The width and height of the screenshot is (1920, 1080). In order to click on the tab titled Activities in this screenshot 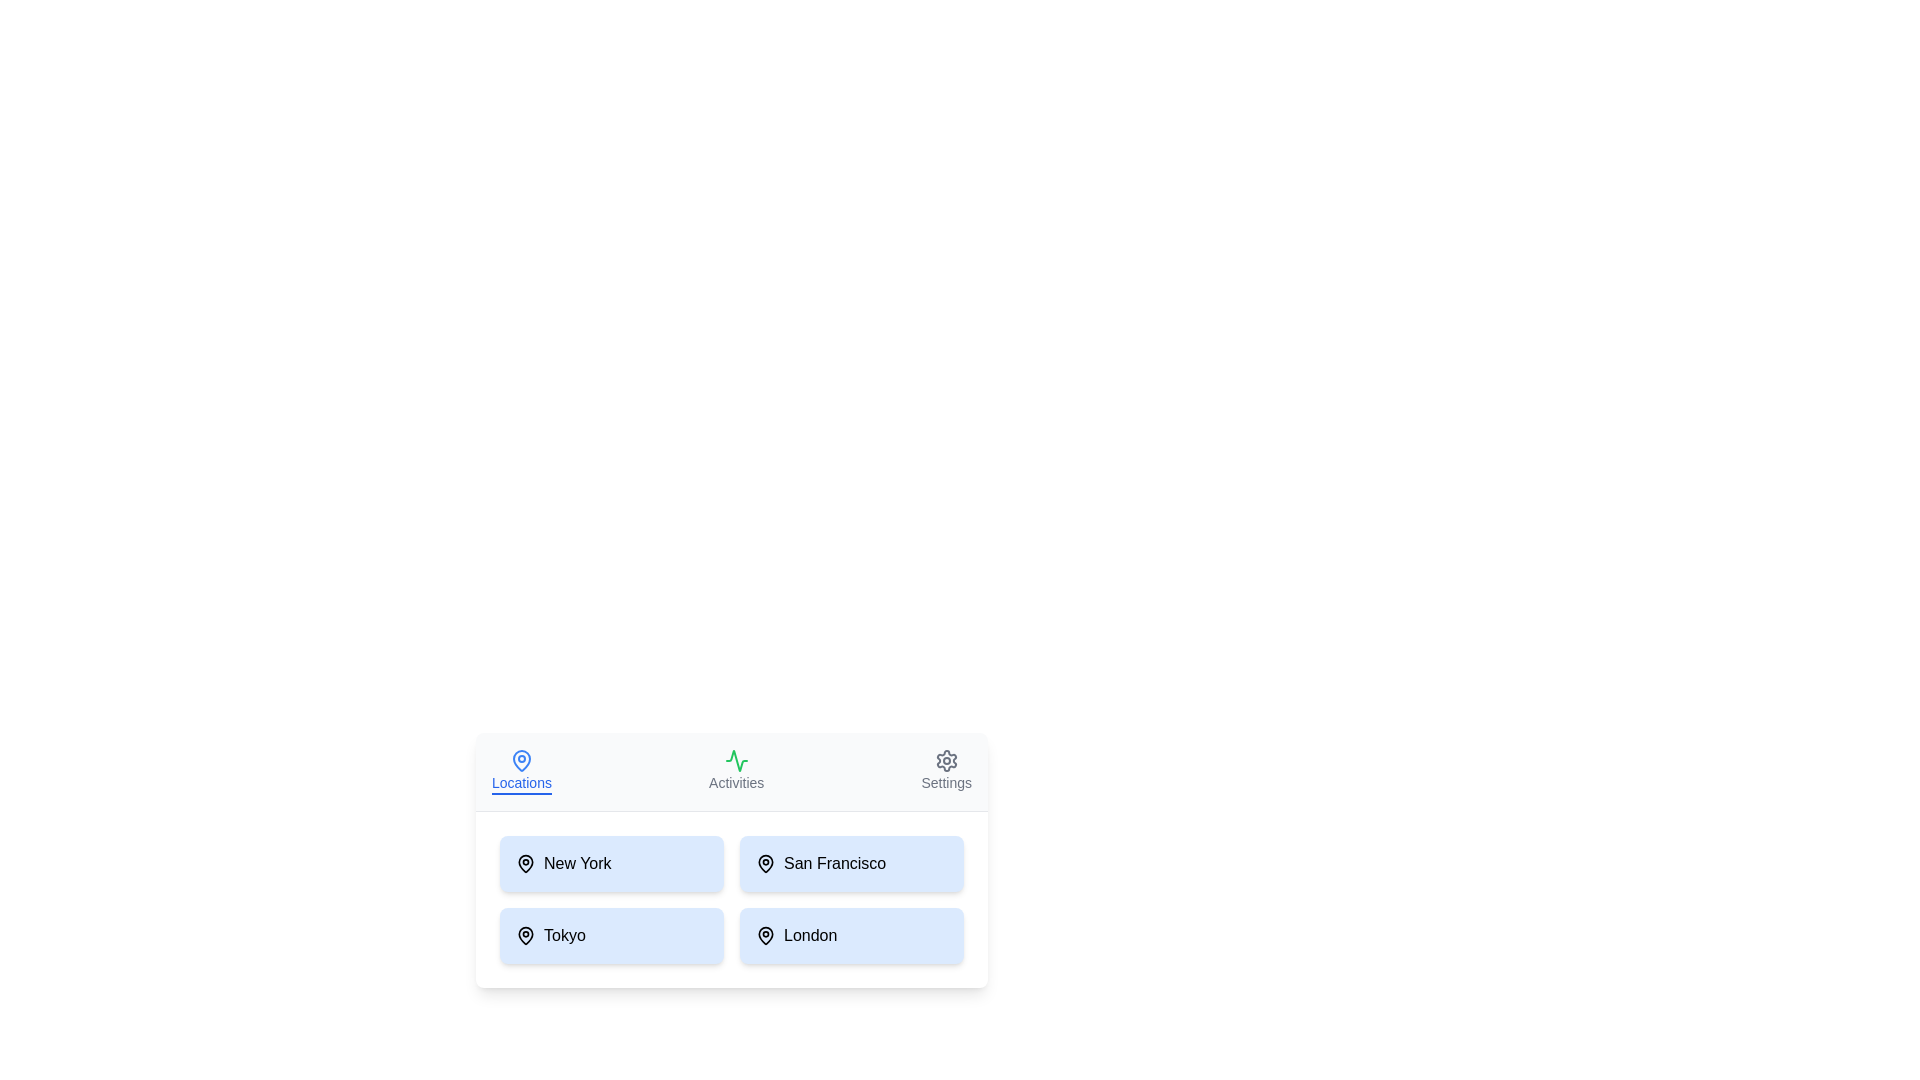, I will do `click(734, 770)`.